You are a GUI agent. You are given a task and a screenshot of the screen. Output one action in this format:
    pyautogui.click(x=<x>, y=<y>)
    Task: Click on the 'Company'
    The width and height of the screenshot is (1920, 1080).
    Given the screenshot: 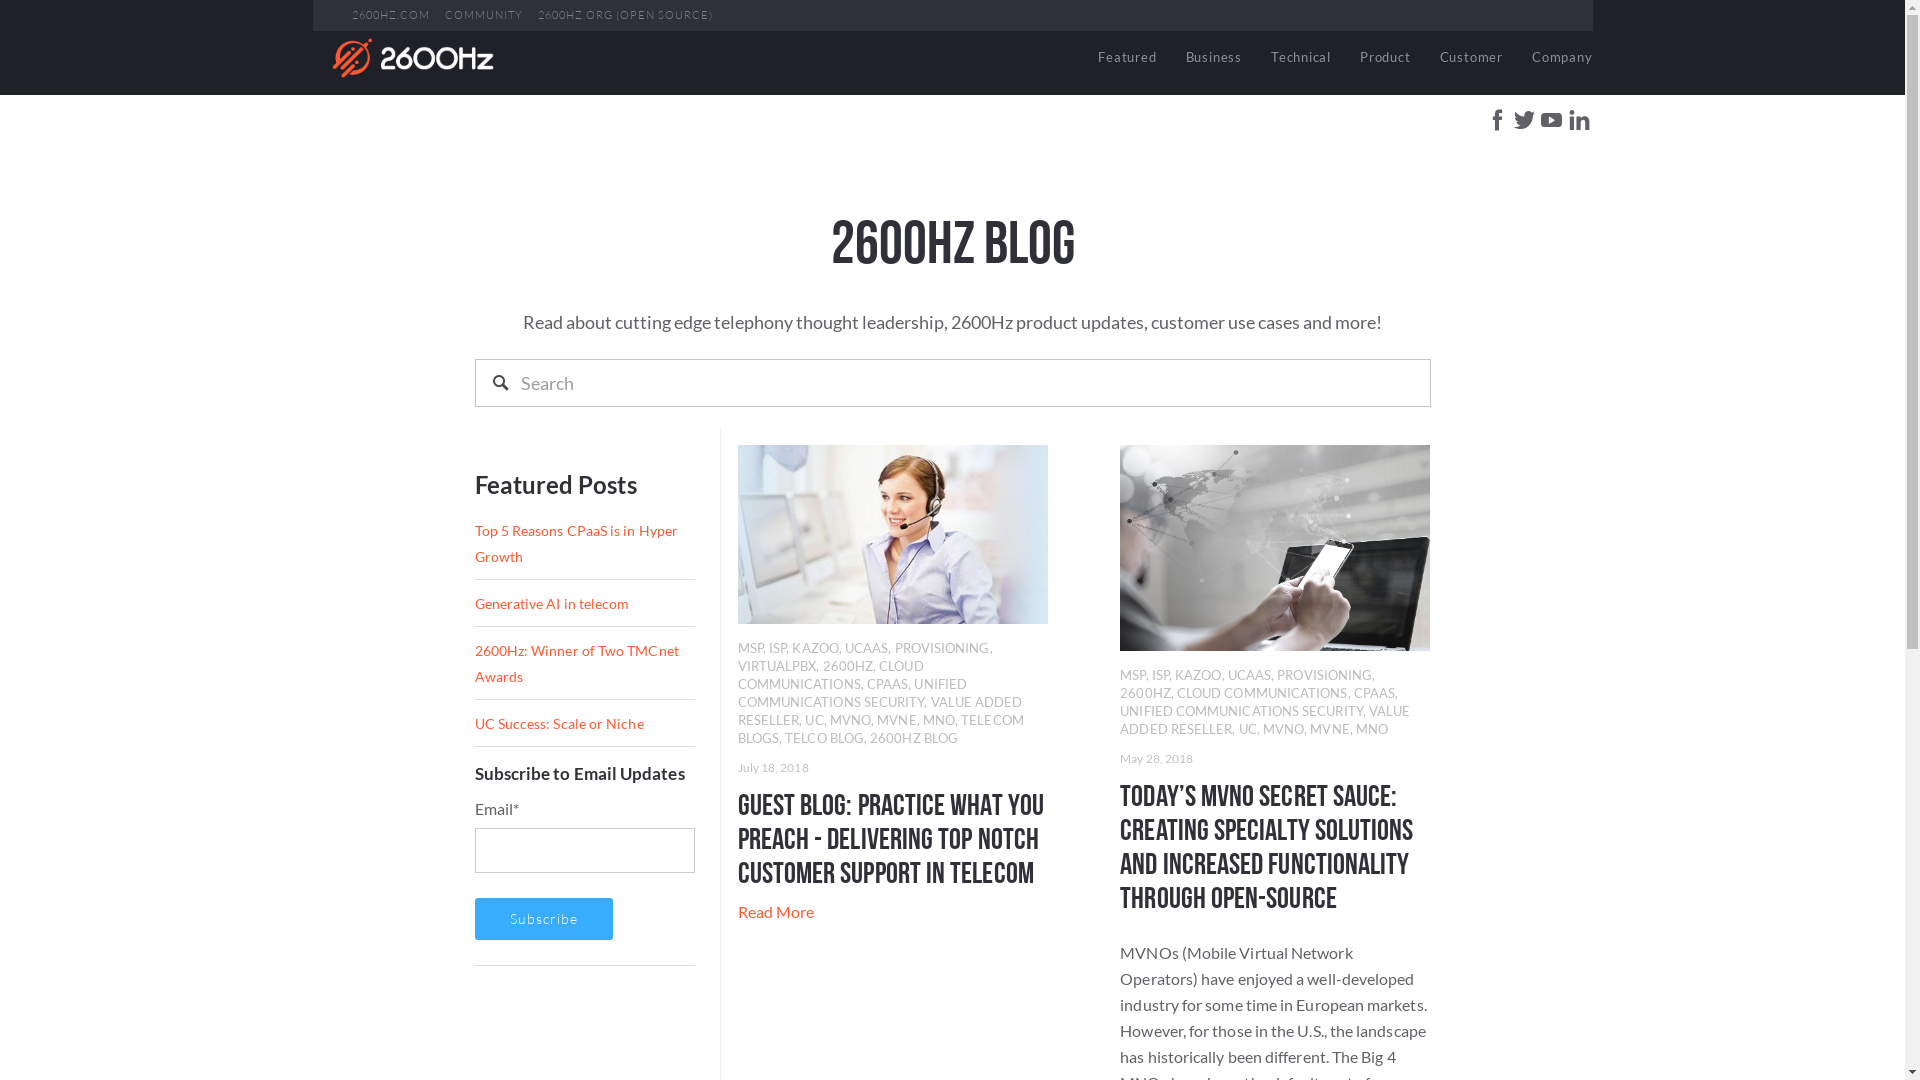 What is the action you would take?
    pyautogui.click(x=1554, y=57)
    